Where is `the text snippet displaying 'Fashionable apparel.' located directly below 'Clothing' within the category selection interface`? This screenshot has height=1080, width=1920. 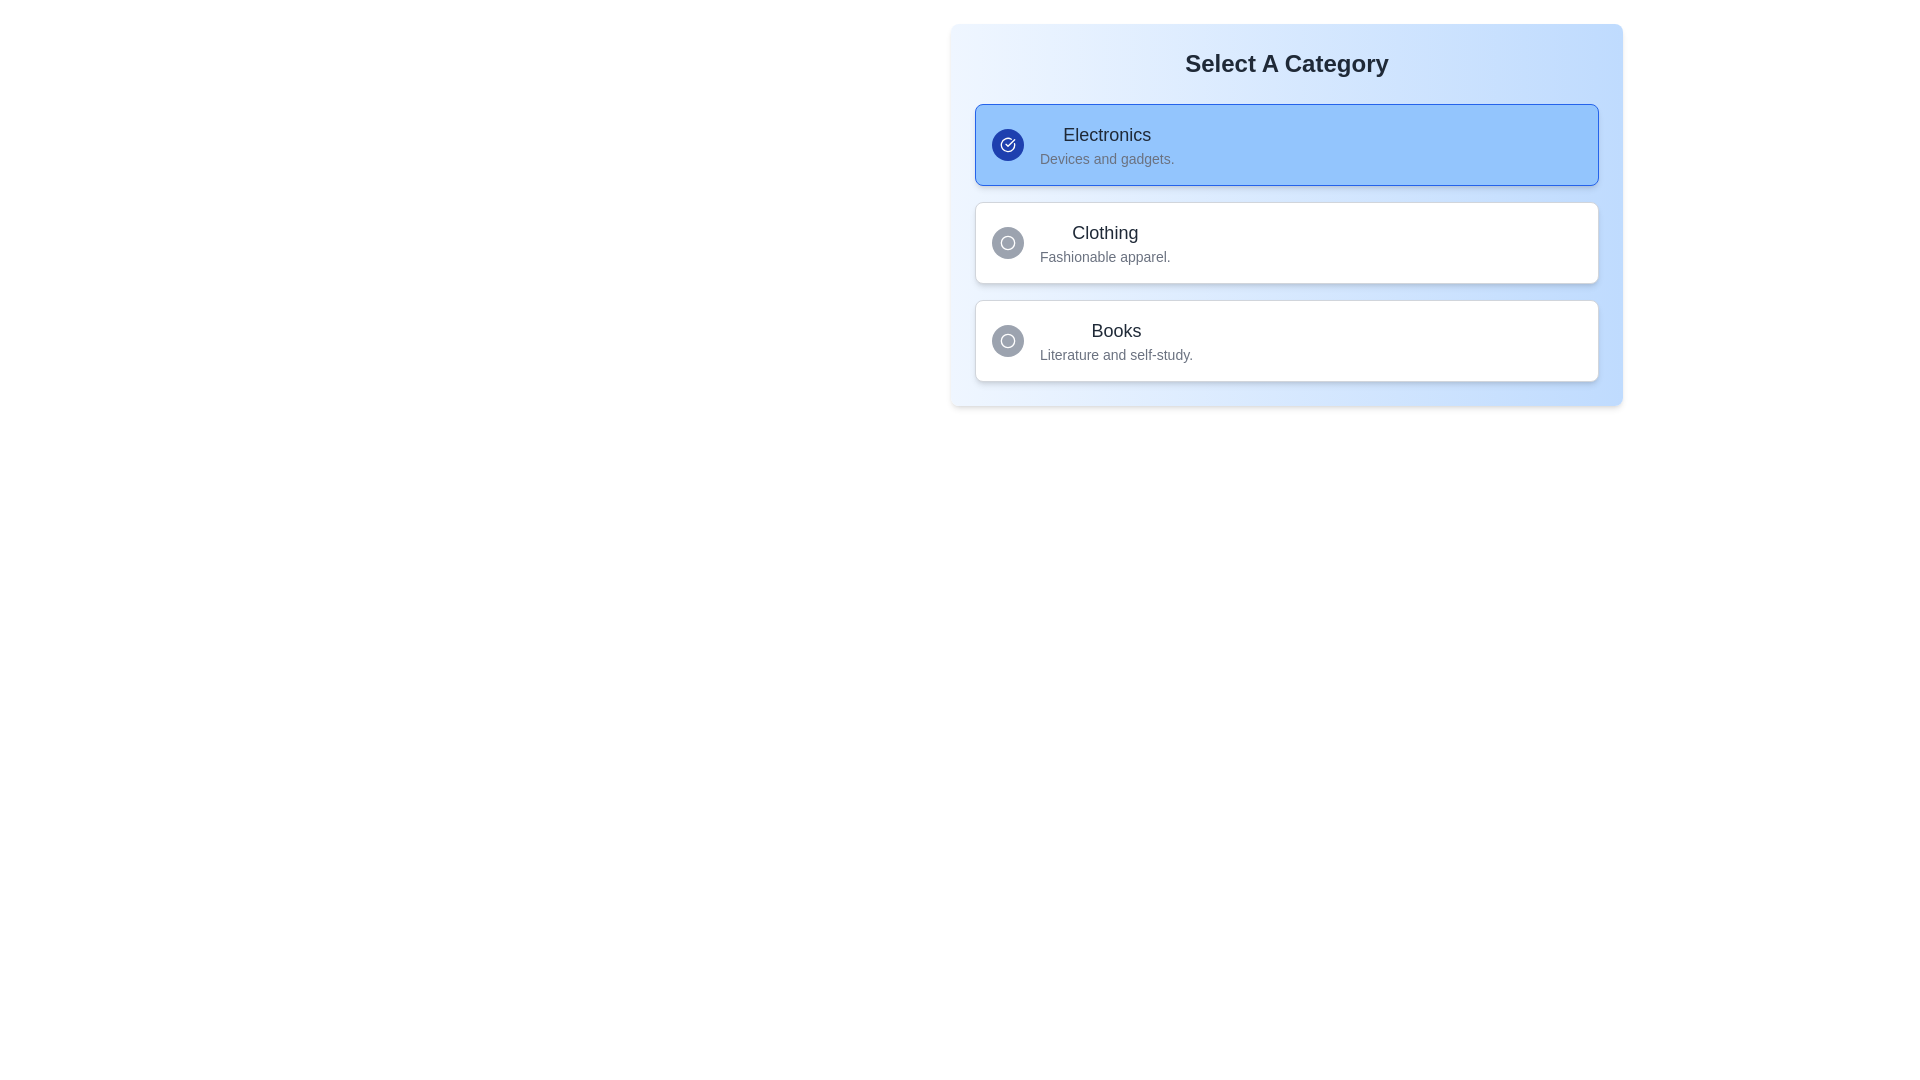
the text snippet displaying 'Fashionable apparel.' located directly below 'Clothing' within the category selection interface is located at coordinates (1104, 256).